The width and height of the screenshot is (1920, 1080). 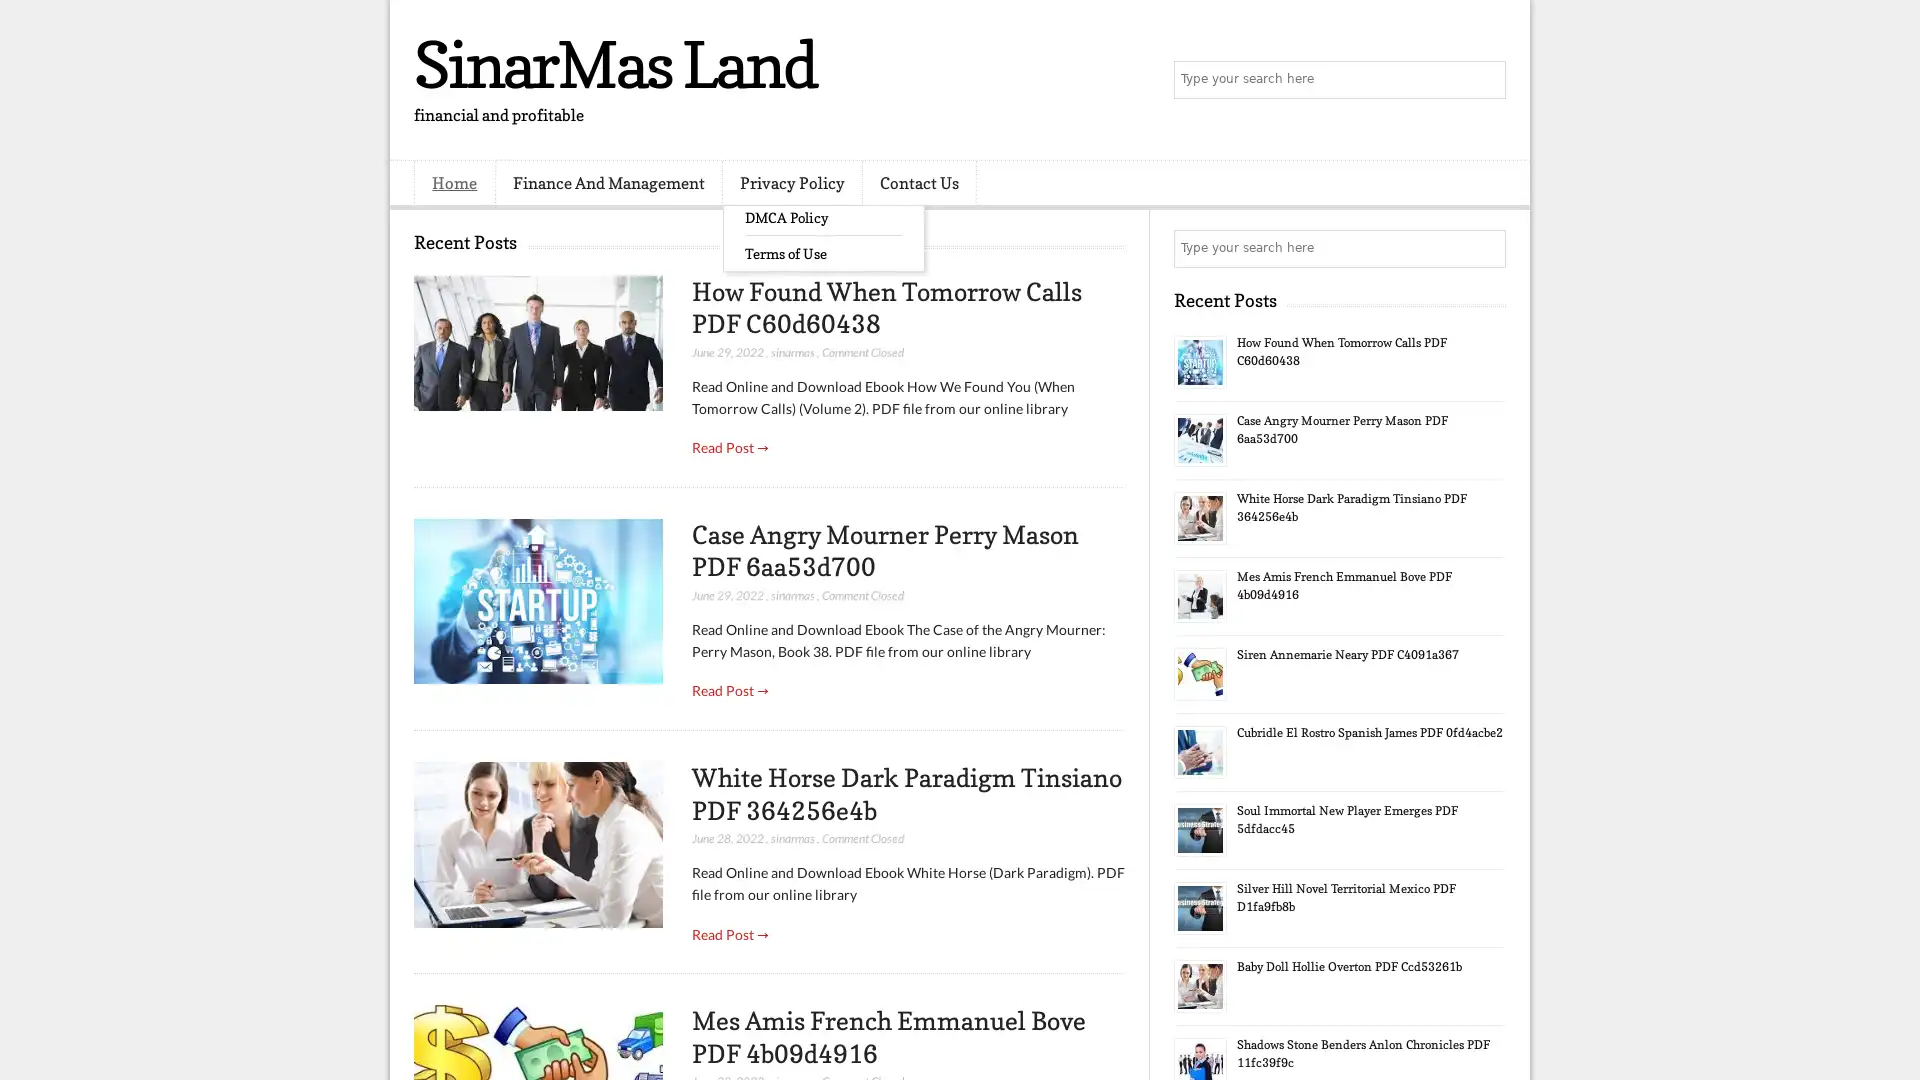 I want to click on Search, so click(x=1485, y=80).